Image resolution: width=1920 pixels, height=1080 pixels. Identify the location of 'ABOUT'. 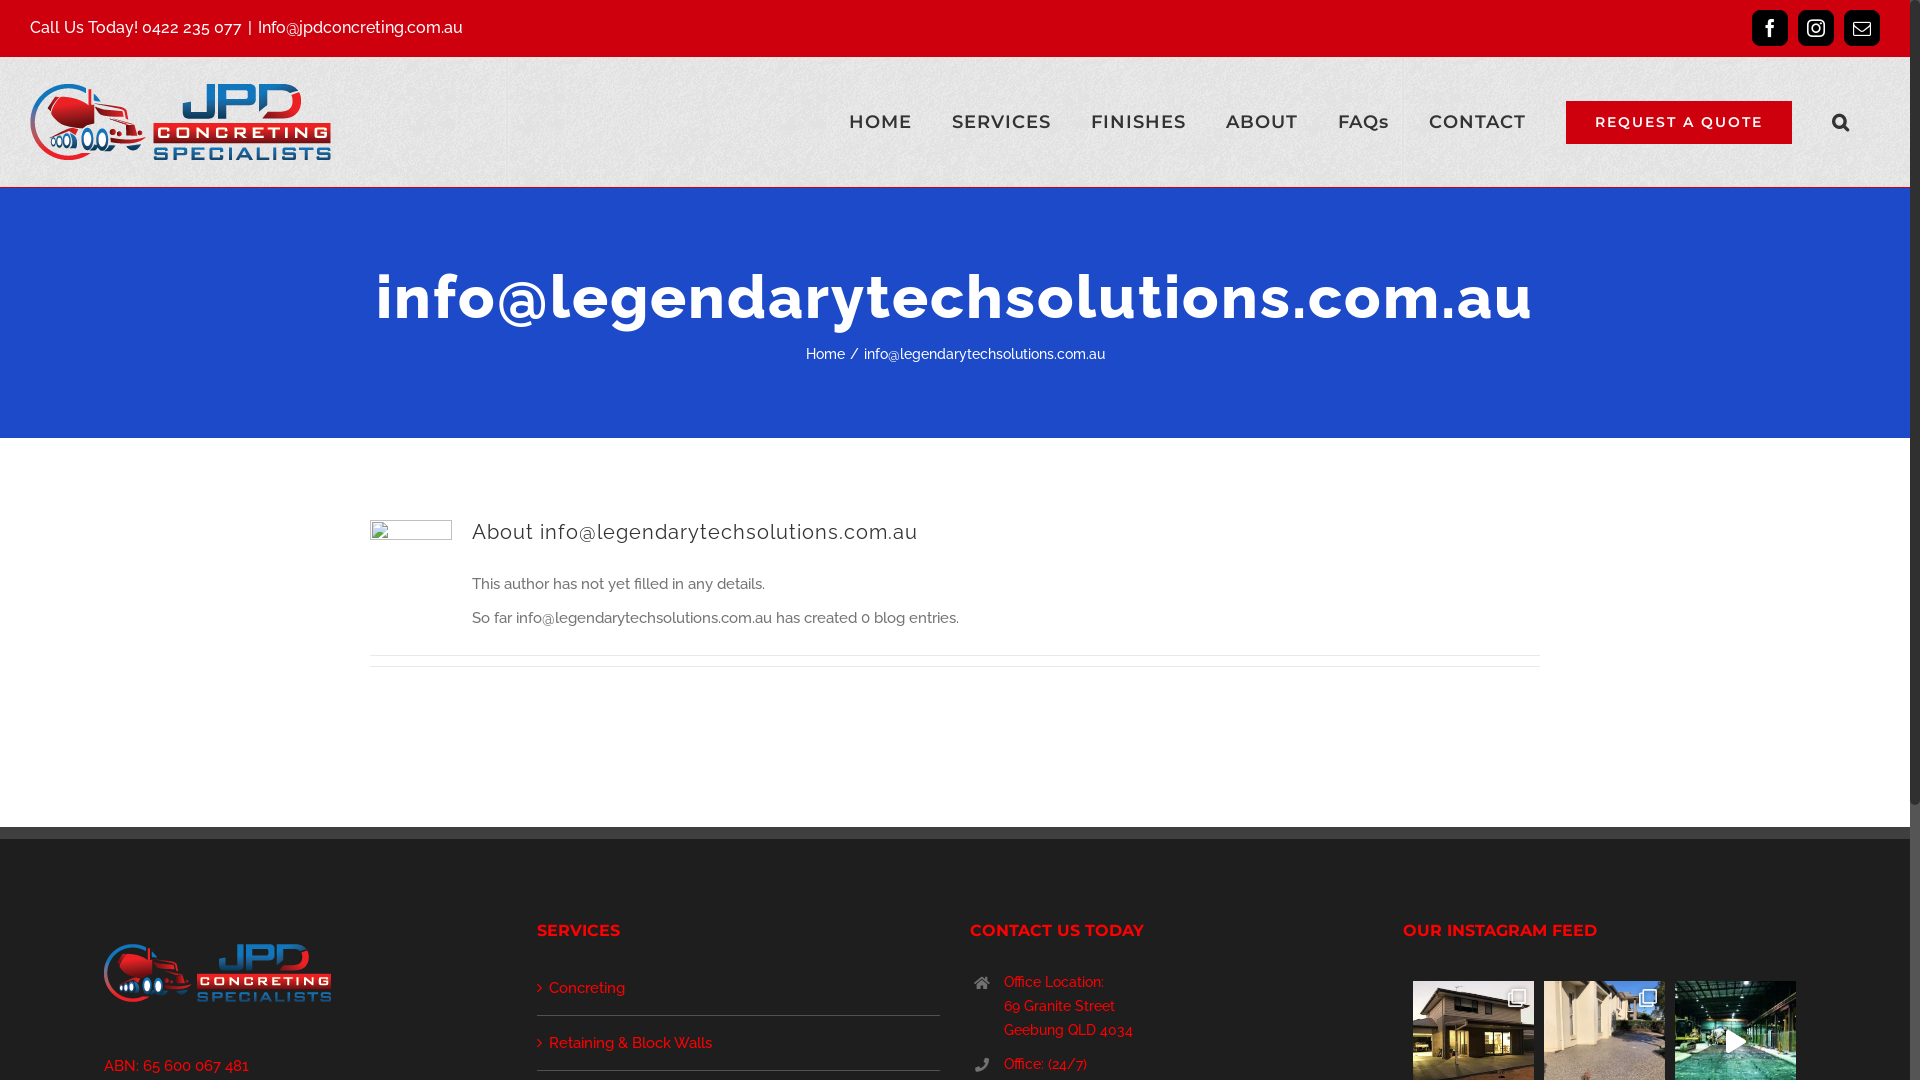
(1261, 122).